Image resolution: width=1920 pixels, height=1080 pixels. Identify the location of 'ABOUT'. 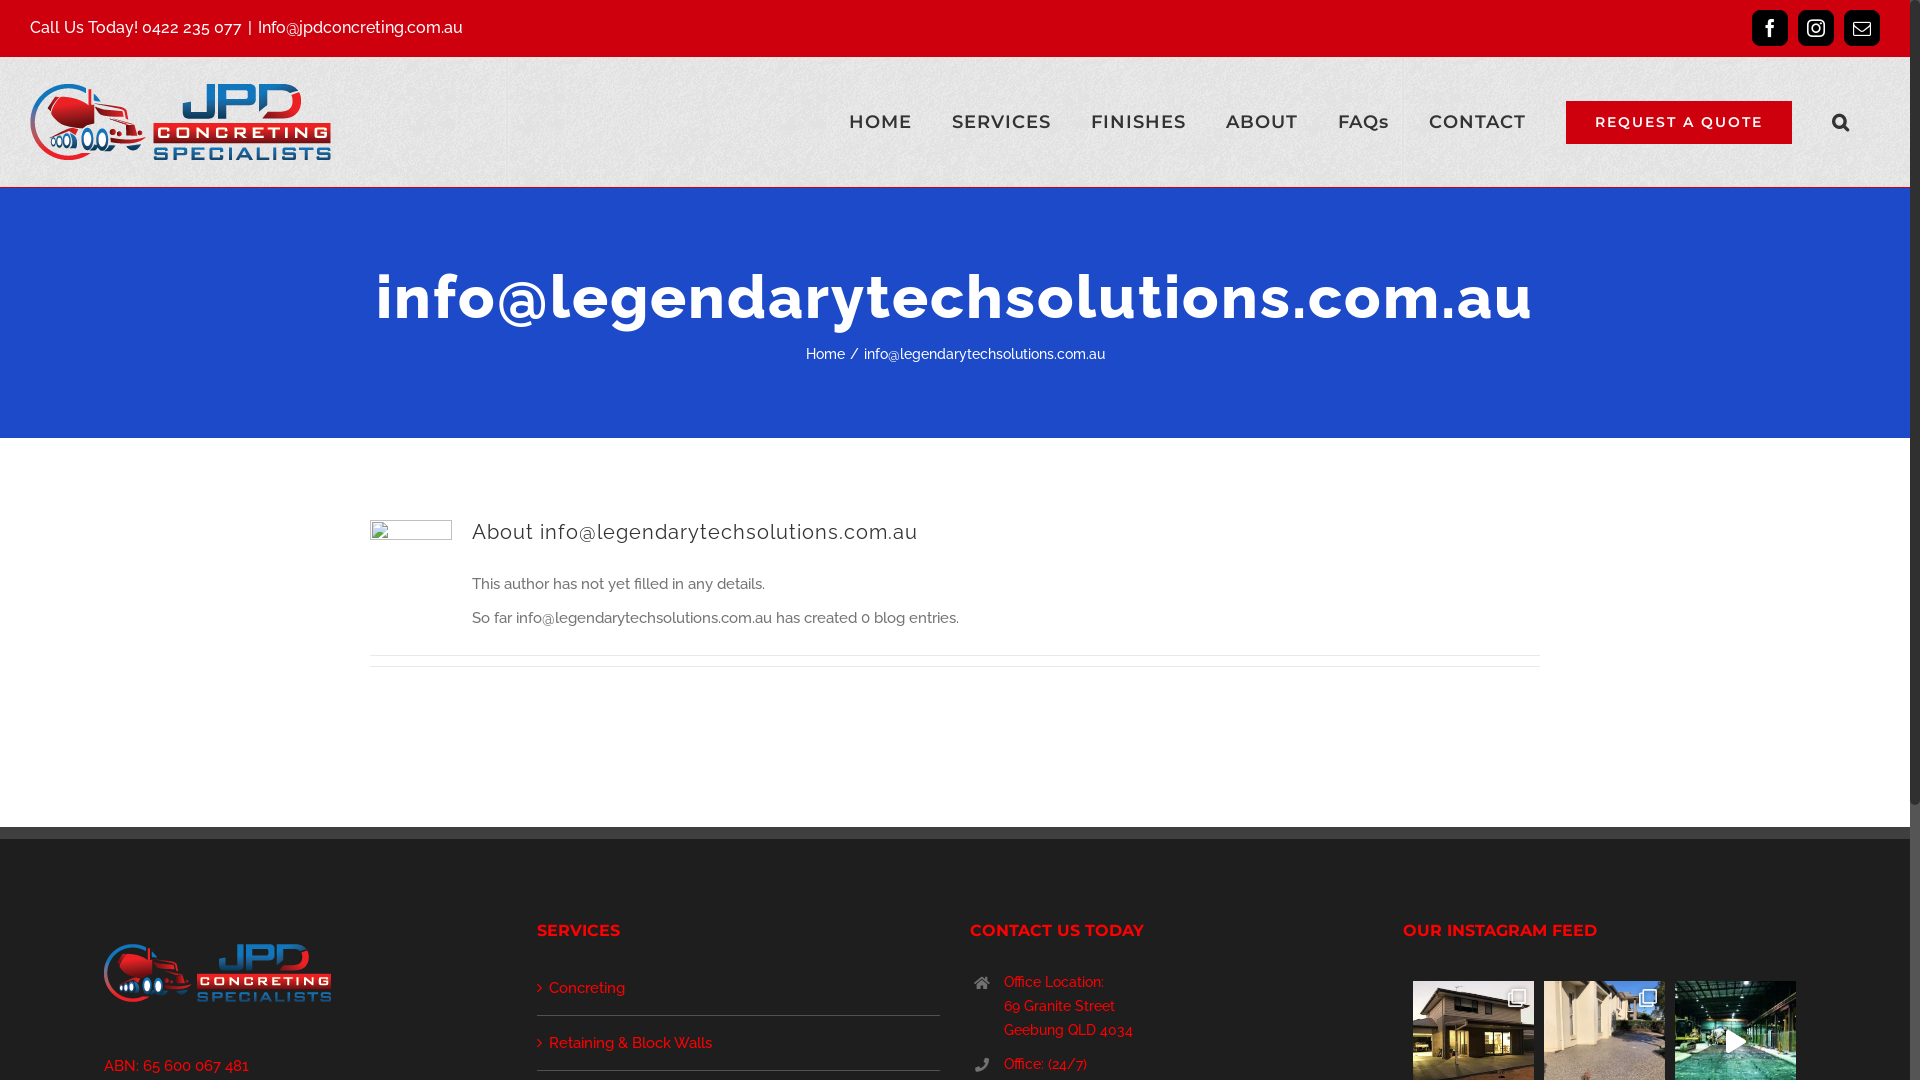
(1261, 122).